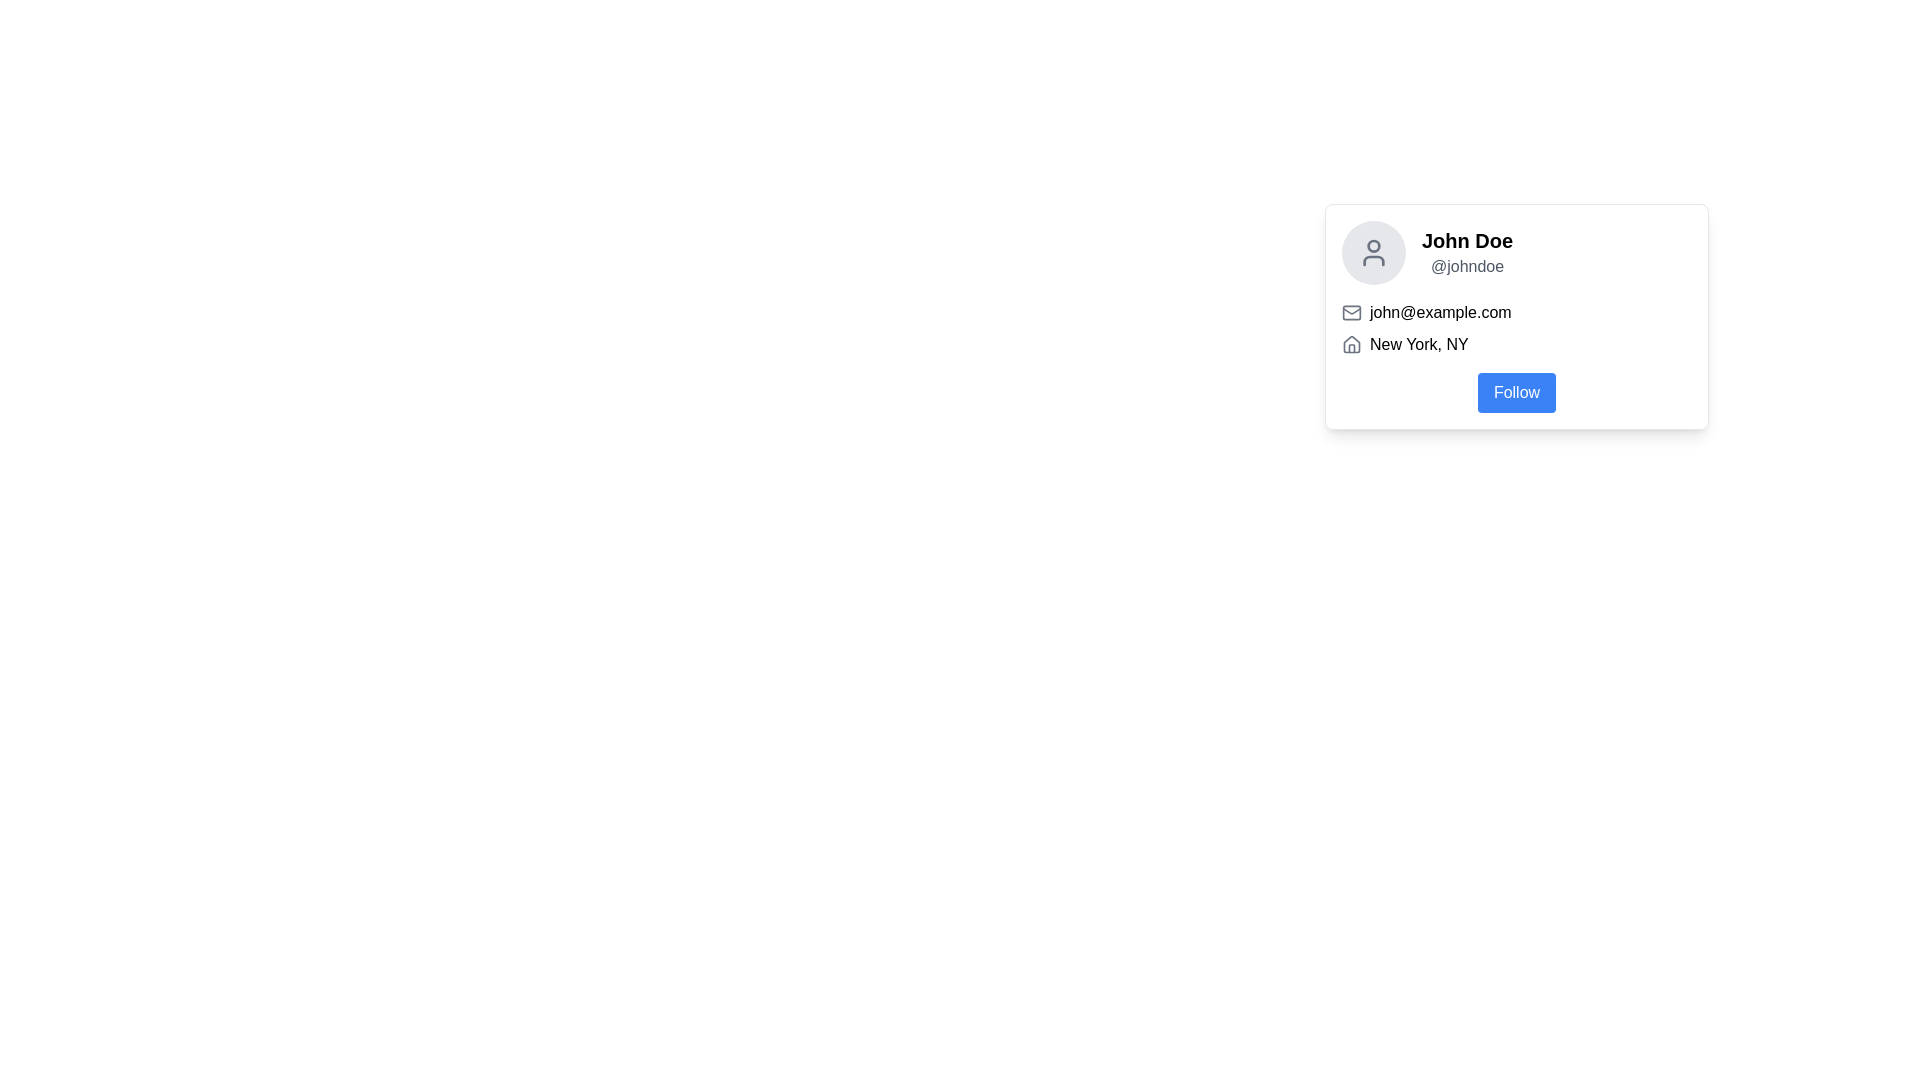  What do you see at coordinates (1352, 342) in the screenshot?
I see `the Decorative SVG house icon located adjacent to the text 'New York, NY'` at bounding box center [1352, 342].